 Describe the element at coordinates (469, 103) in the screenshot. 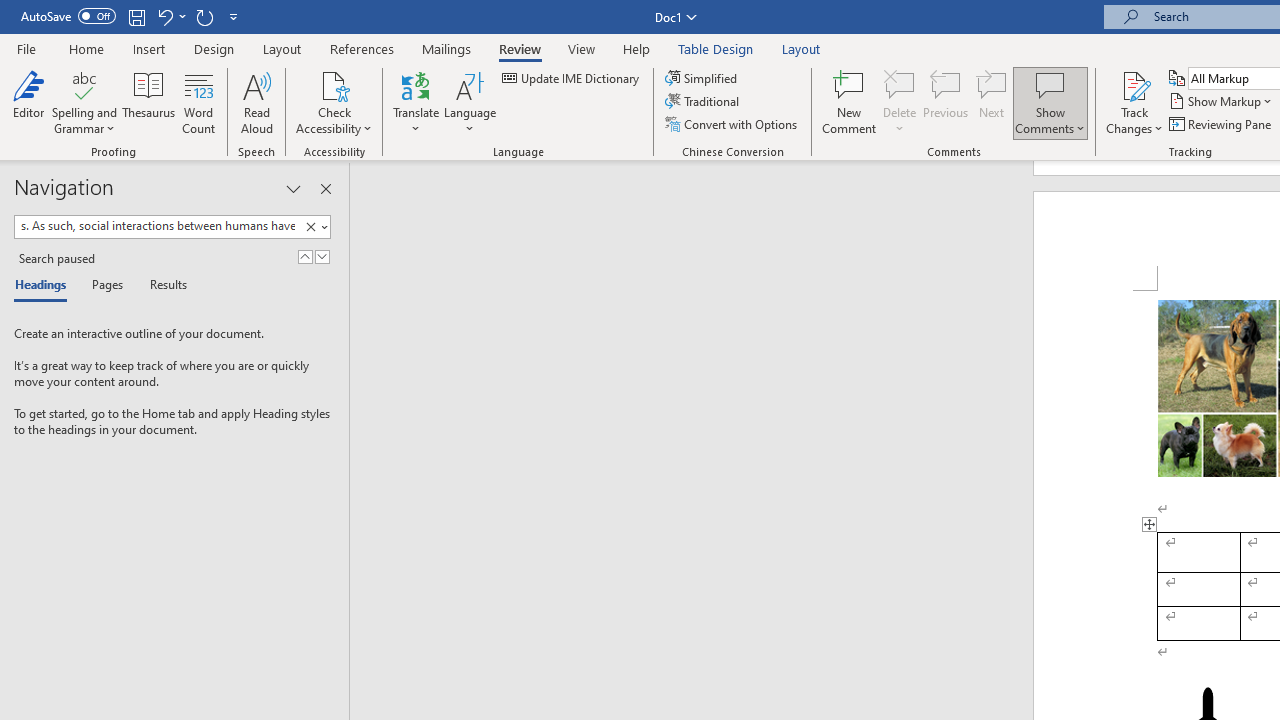

I see `'Language'` at that location.